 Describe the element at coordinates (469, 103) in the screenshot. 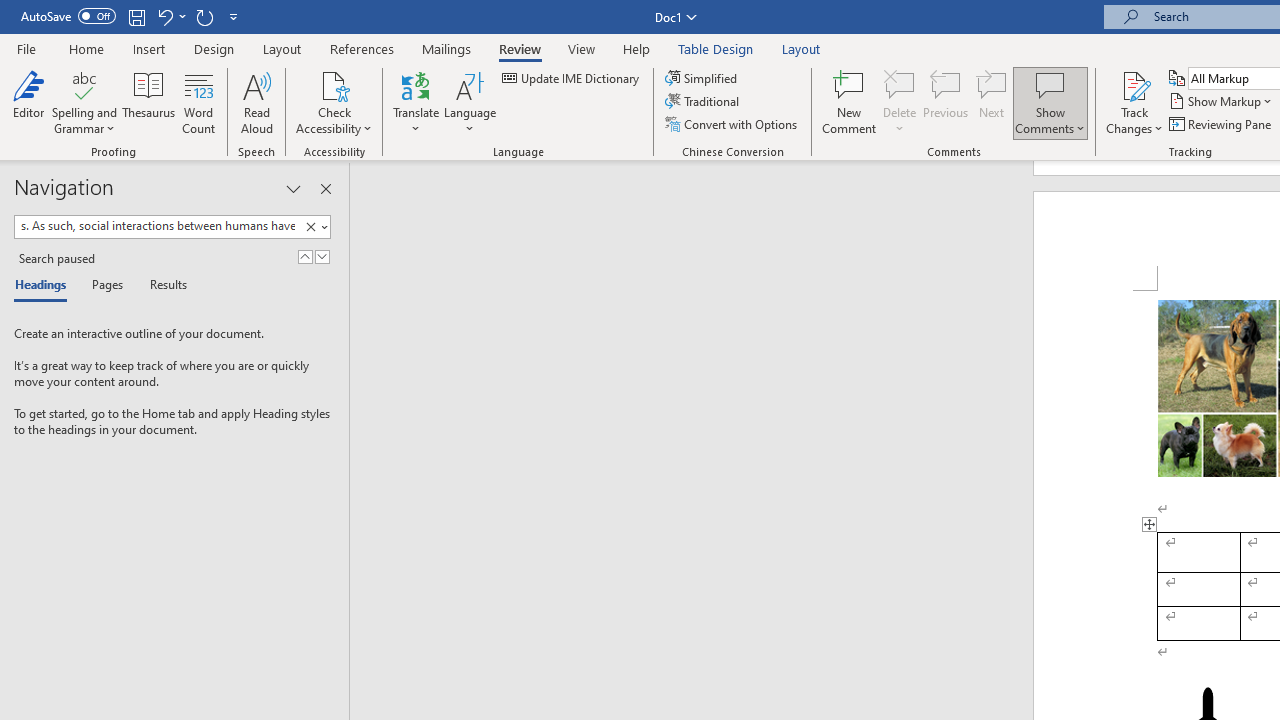

I see `'Language'` at that location.